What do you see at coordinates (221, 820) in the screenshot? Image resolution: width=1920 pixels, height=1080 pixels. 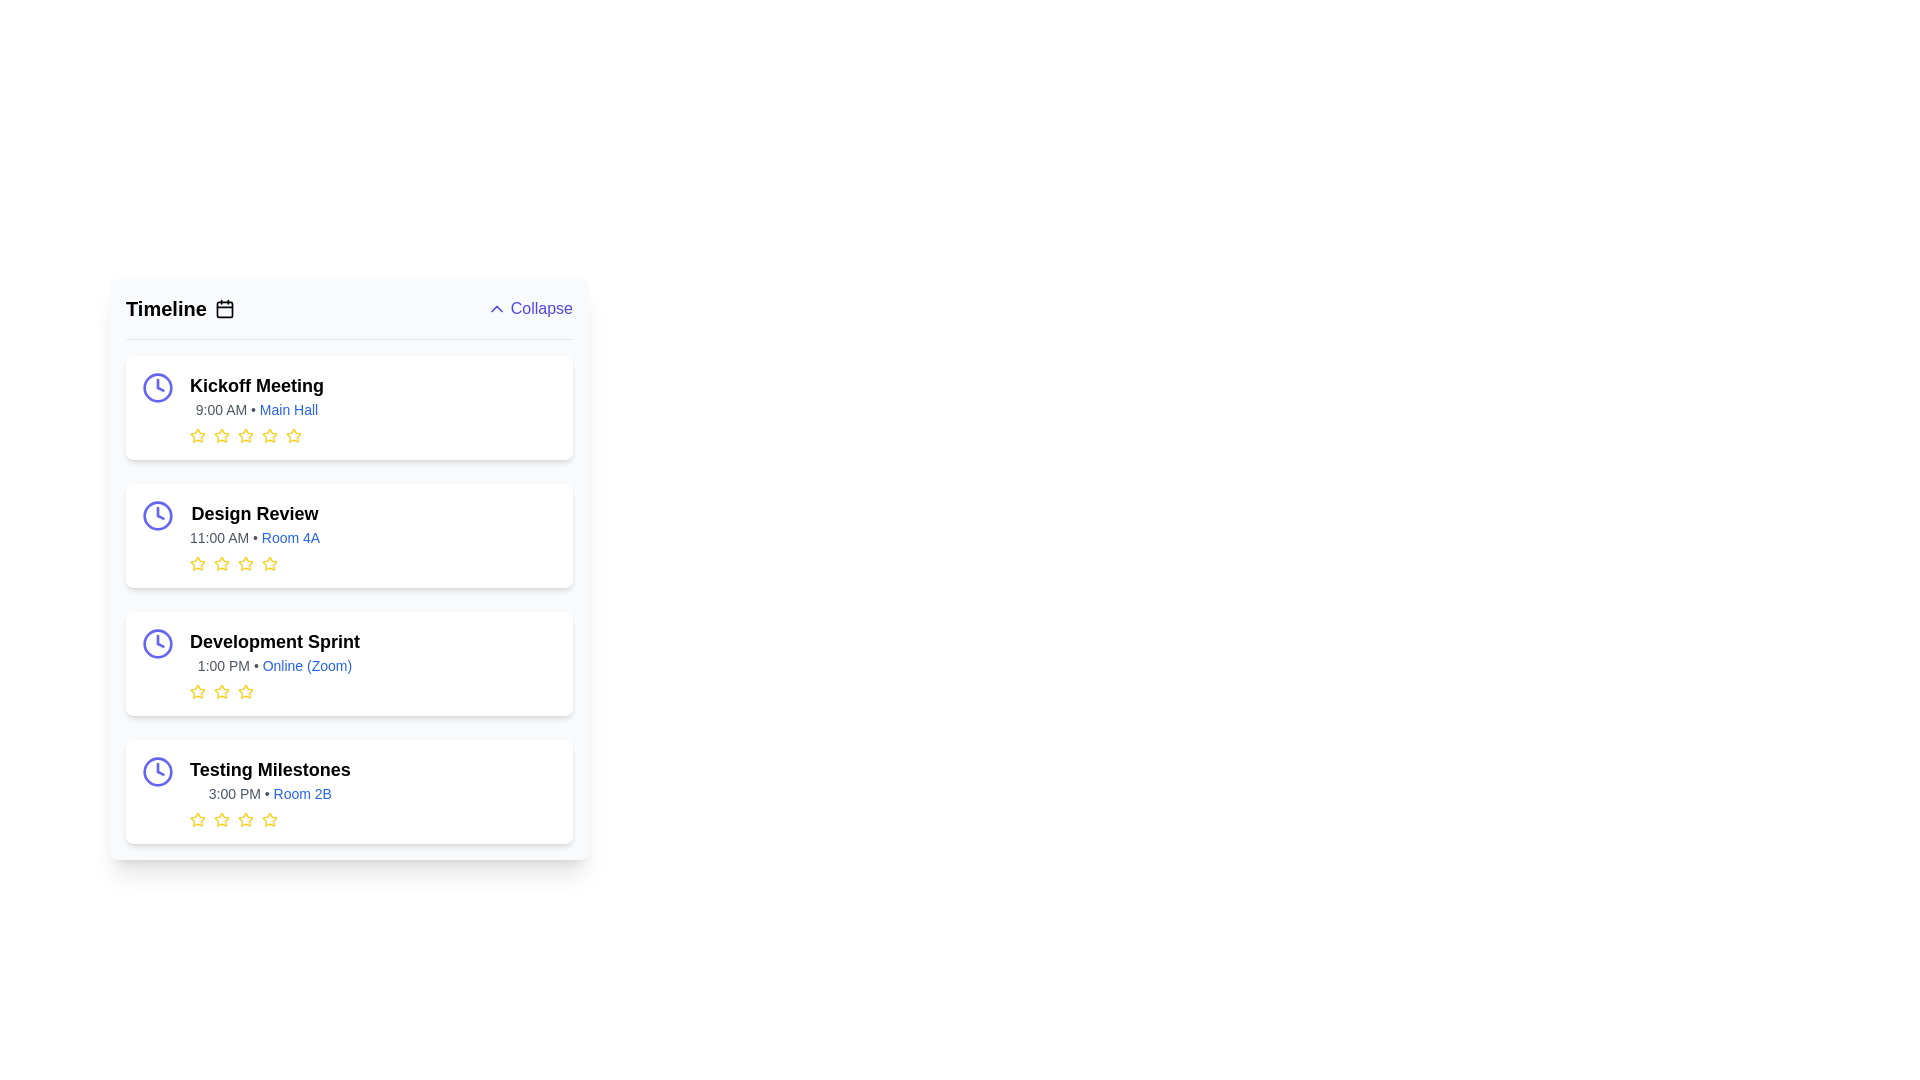 I see `the third yellow star icon in the row of five stars within the 'Testing Milestones' section` at bounding box center [221, 820].